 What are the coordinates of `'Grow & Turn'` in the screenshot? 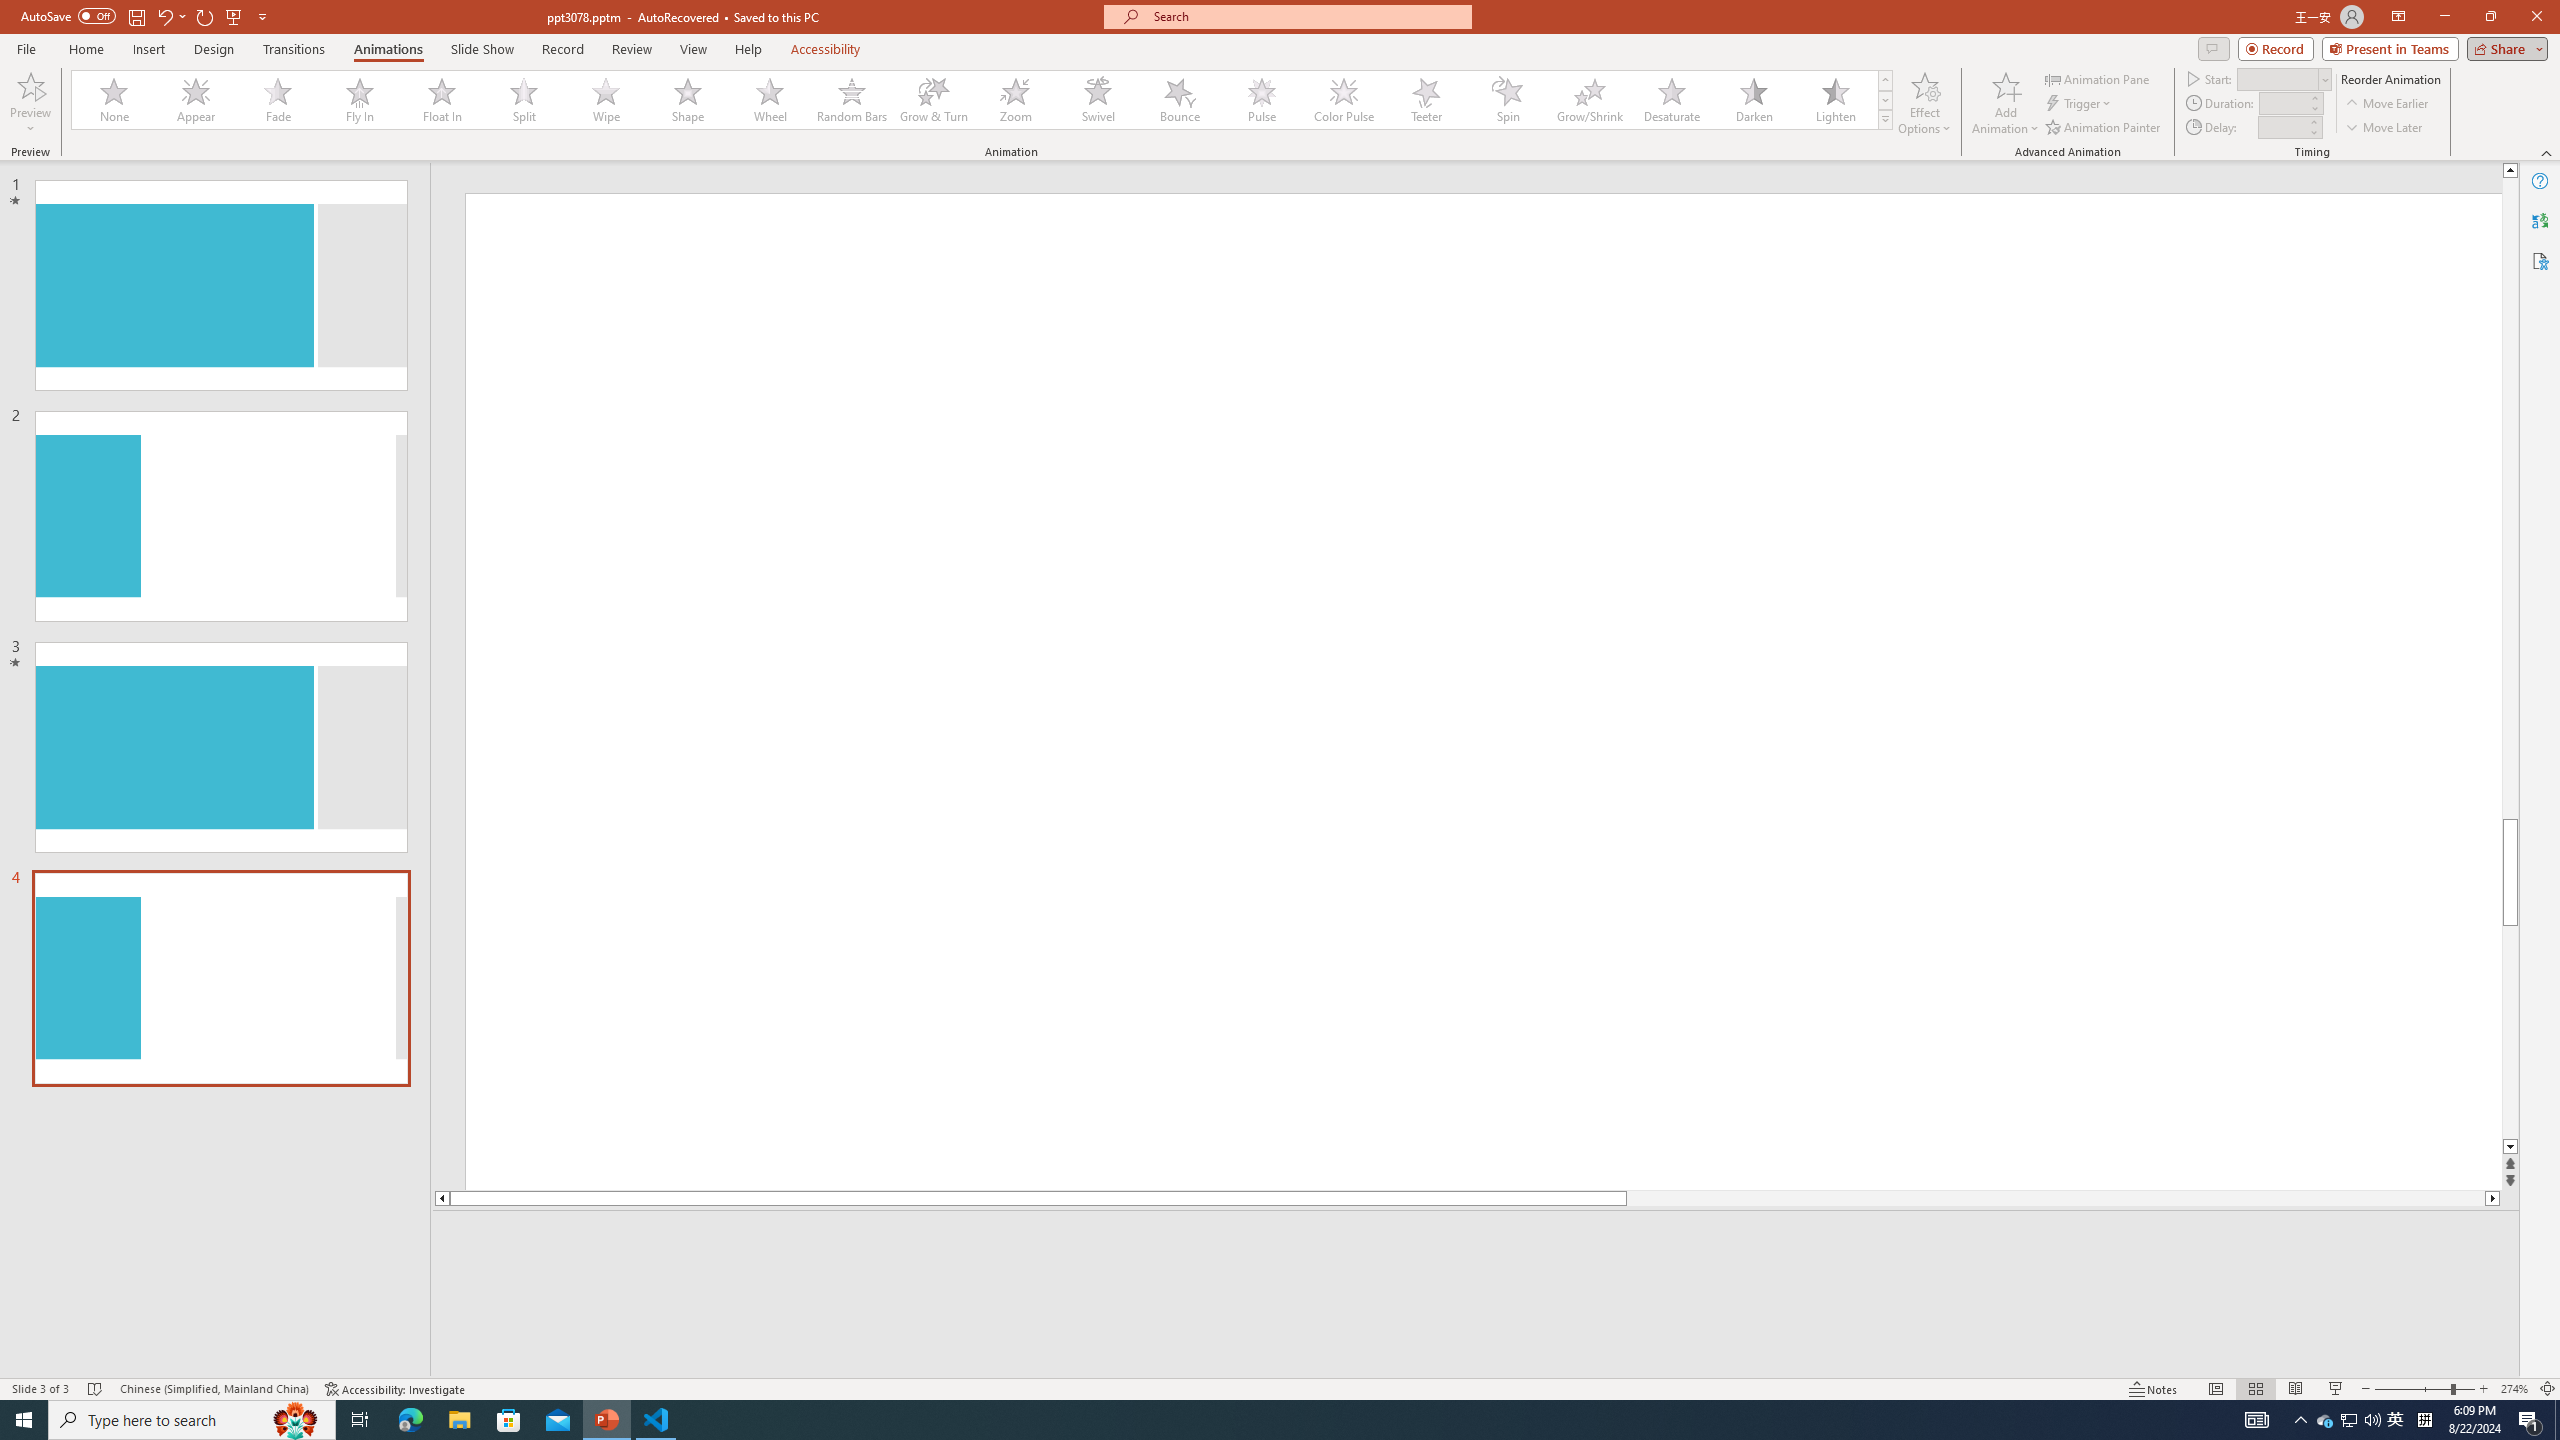 It's located at (933, 99).